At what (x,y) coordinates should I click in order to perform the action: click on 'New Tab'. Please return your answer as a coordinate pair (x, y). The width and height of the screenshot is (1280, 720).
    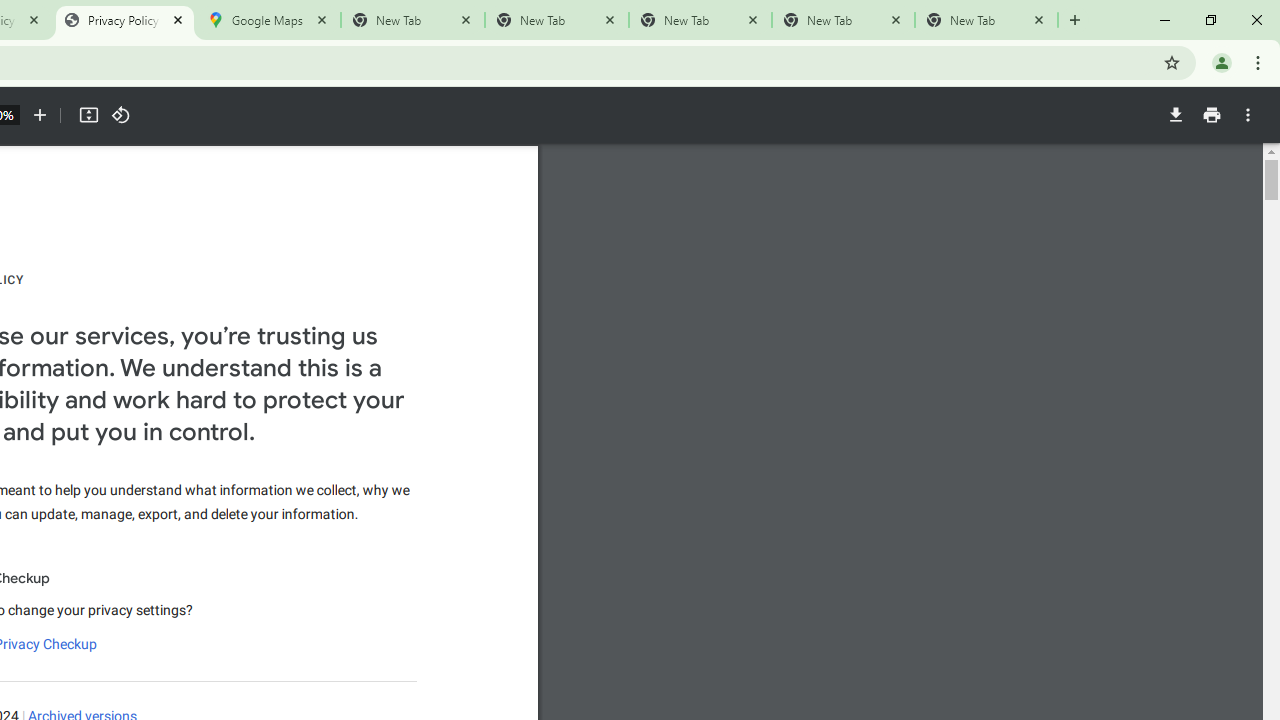
    Looking at the image, I should click on (986, 20).